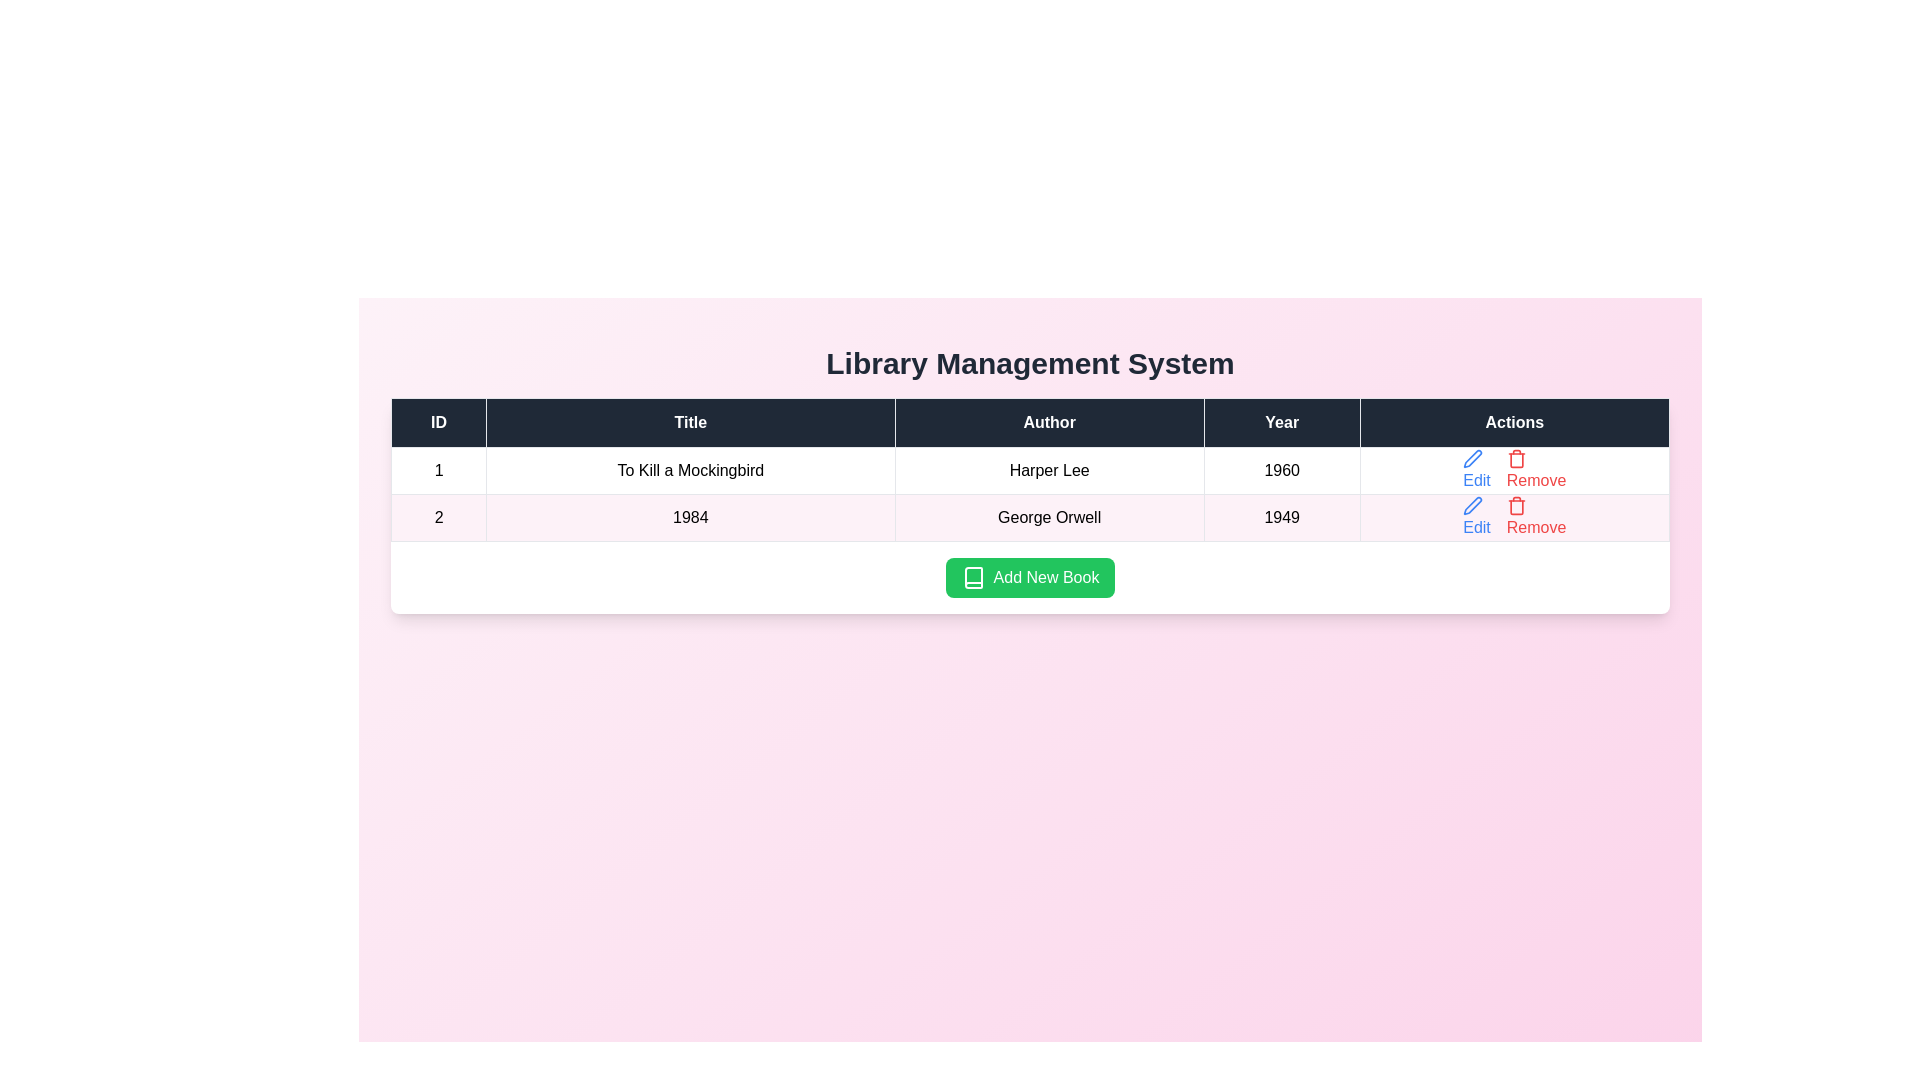 The height and width of the screenshot is (1080, 1920). Describe the element at coordinates (1514, 516) in the screenshot. I see `the 'Edit' or 'Remove' button in the last column of the second row of the table displaying book information to trigger the hover effect` at that location.